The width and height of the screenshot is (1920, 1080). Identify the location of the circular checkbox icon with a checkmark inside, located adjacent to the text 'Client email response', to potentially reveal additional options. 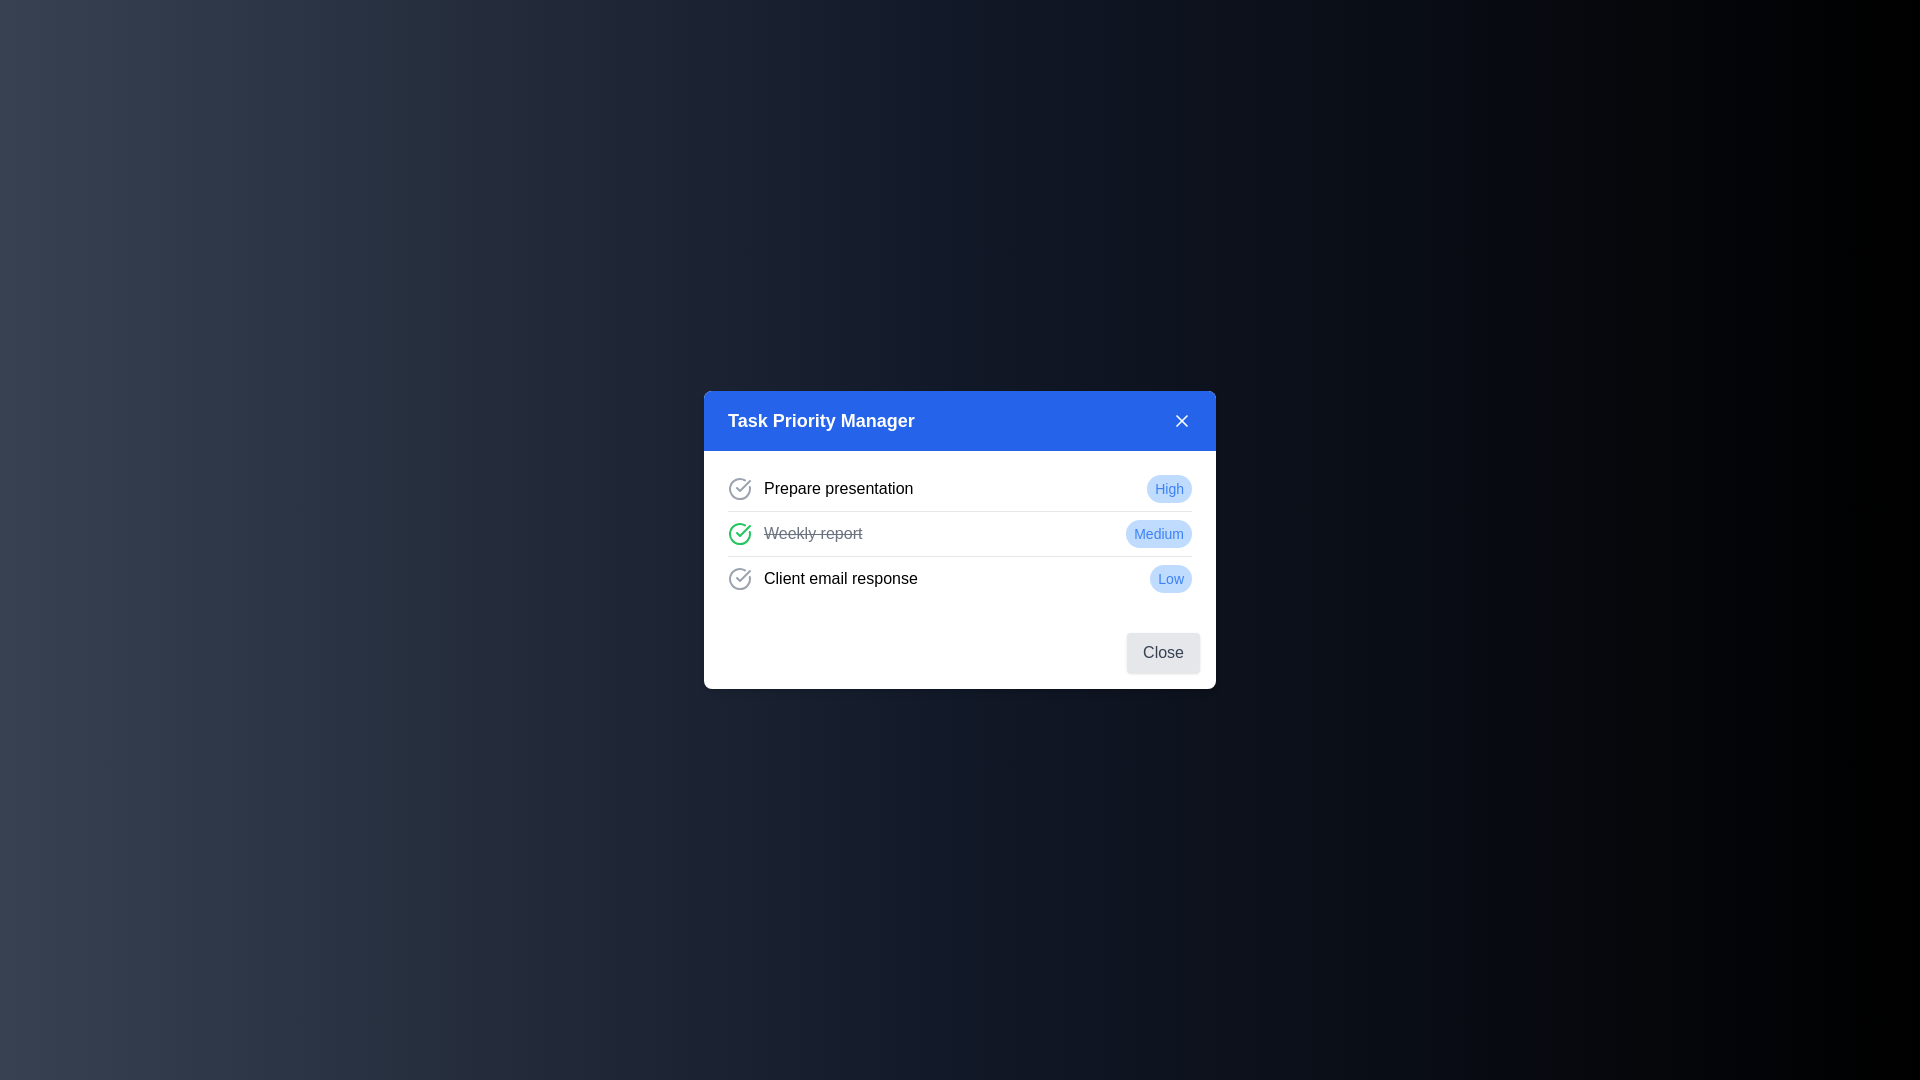
(738, 578).